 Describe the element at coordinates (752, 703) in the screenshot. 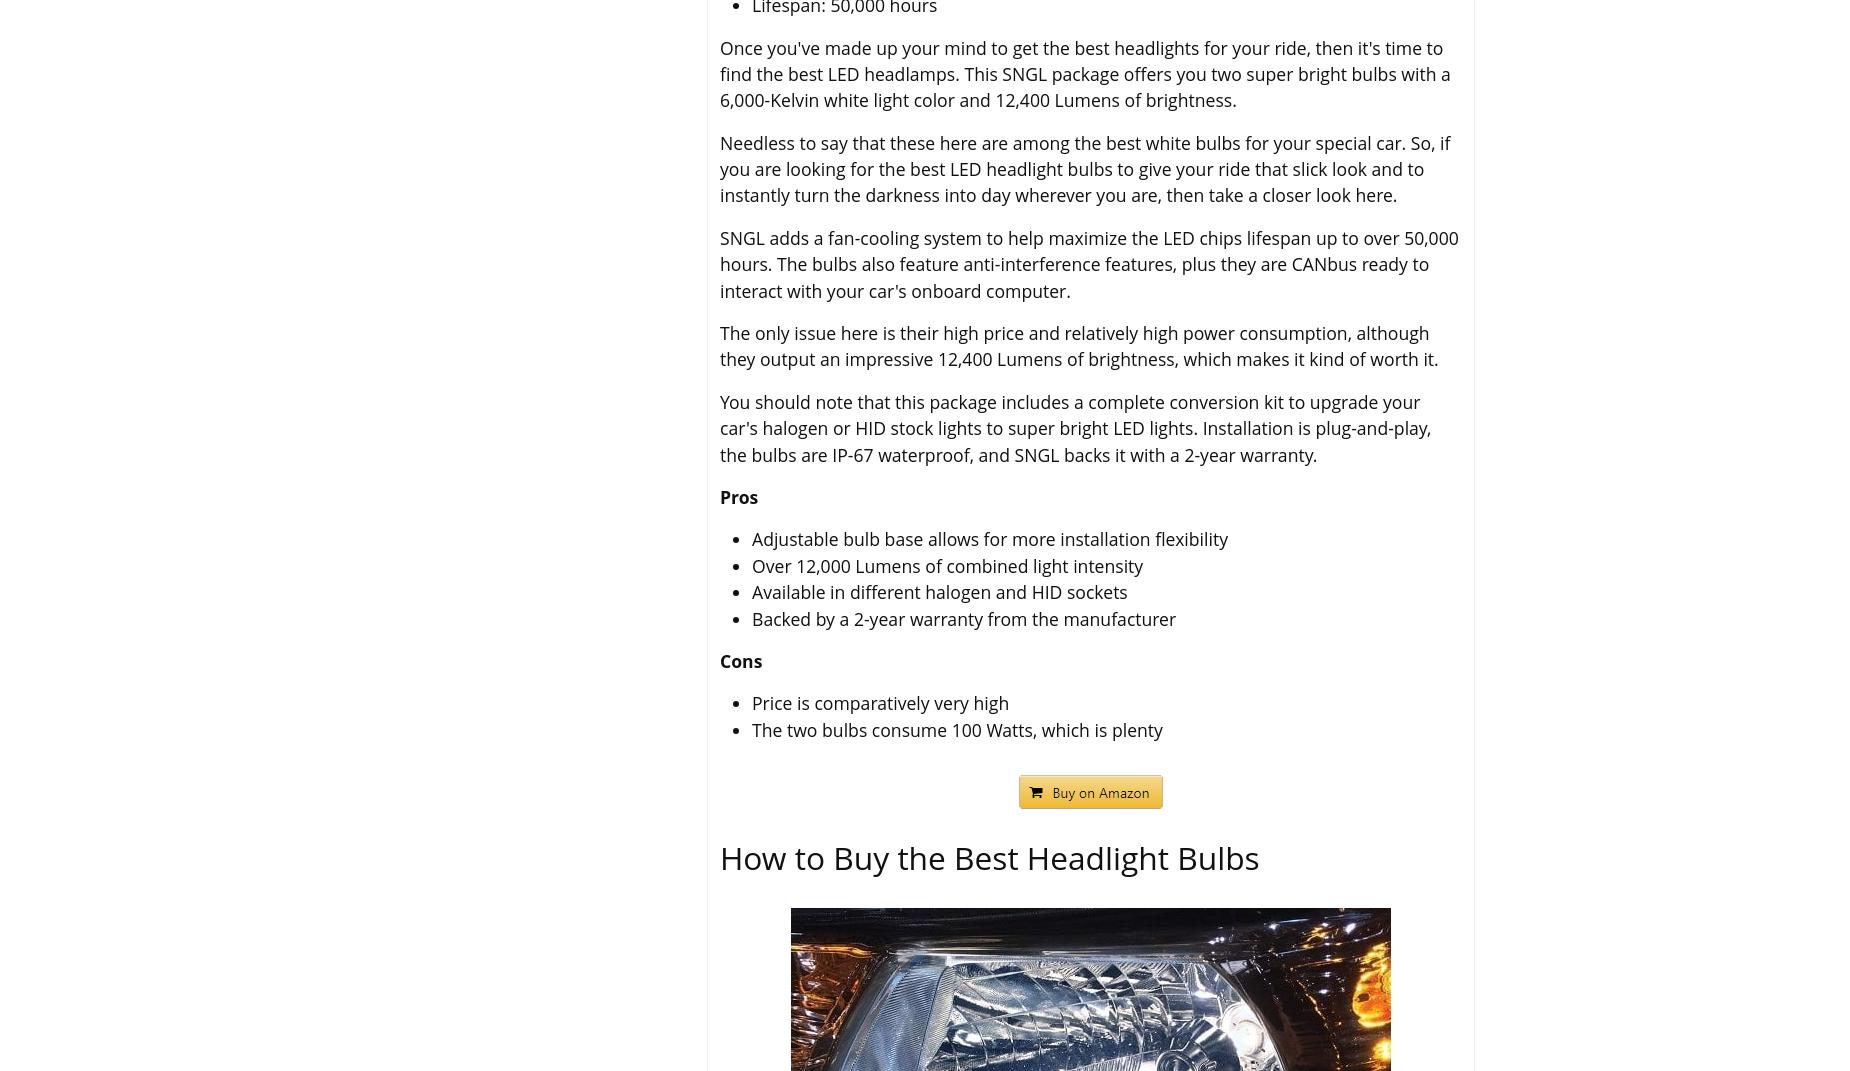

I see `'Price is comparatively very high'` at that location.